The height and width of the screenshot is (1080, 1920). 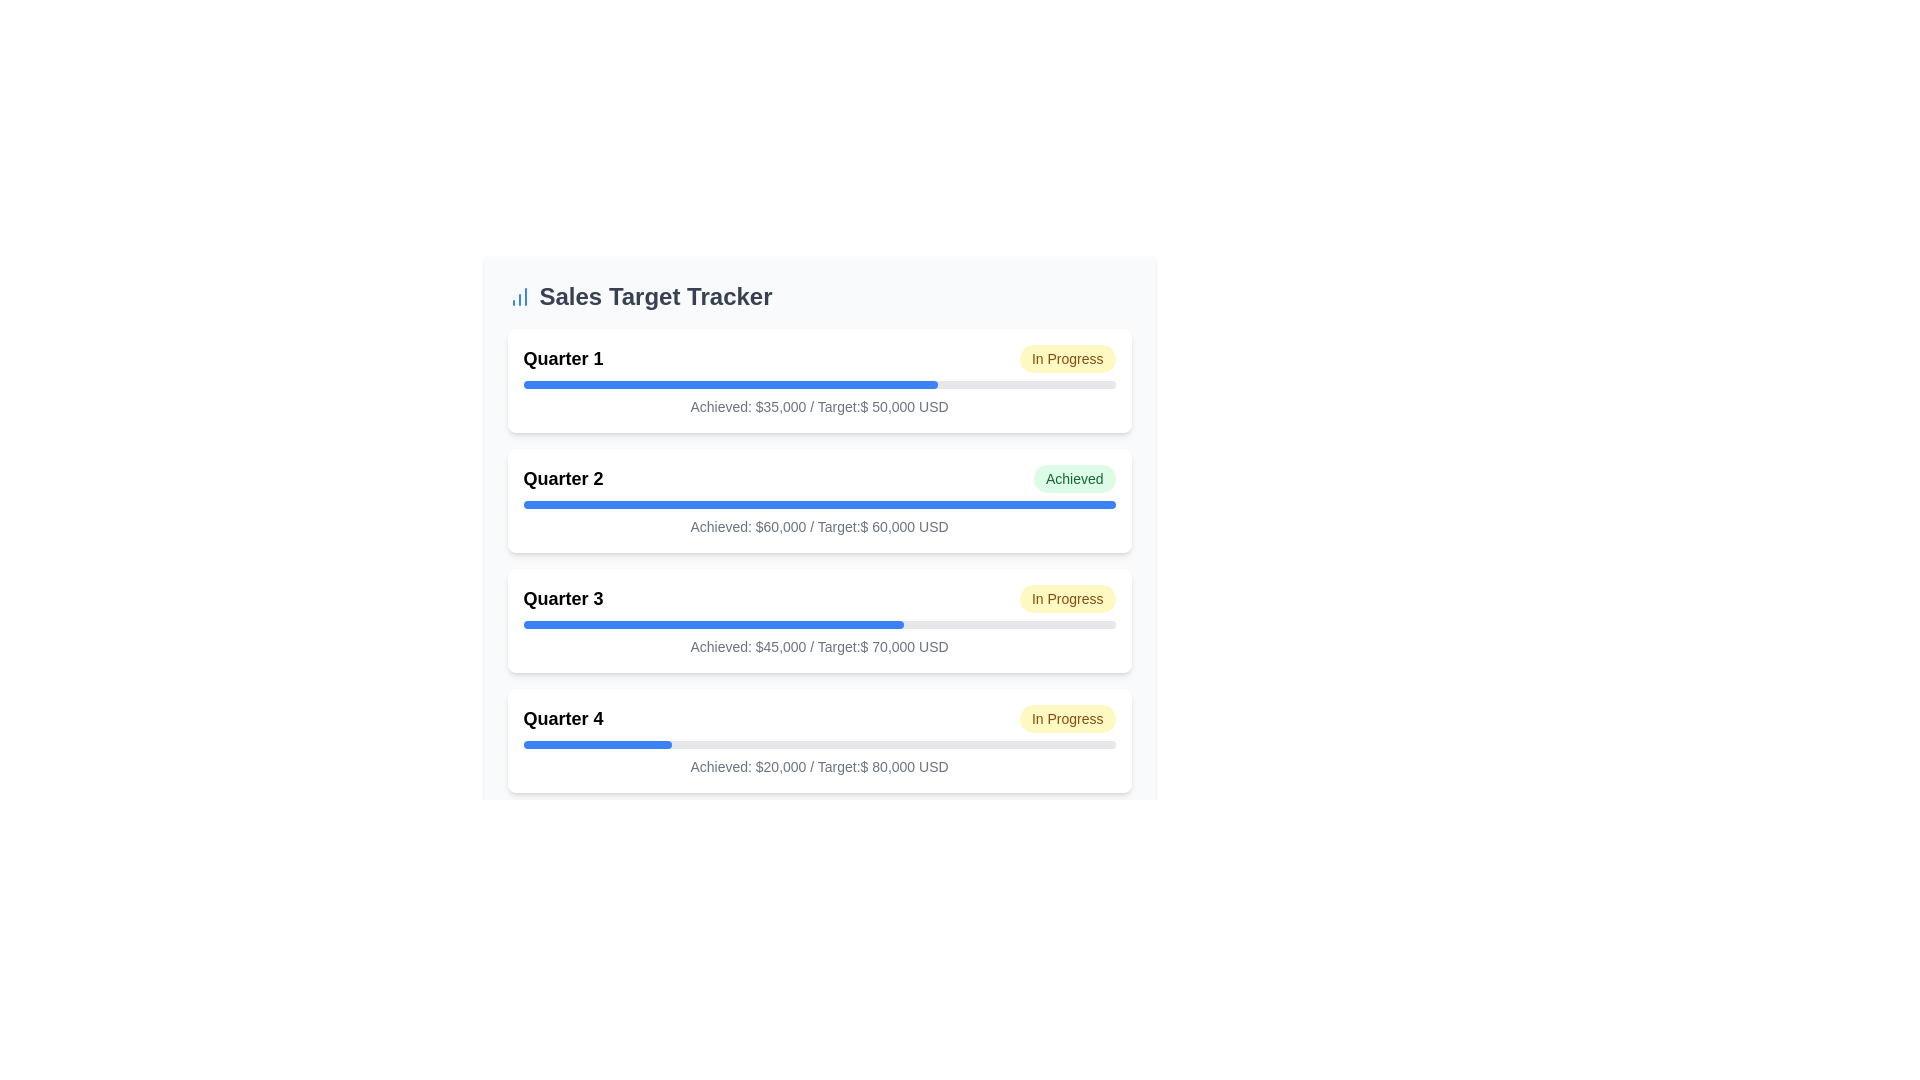 I want to click on the non-interactive Text Label that displays information about the achieved versus targeted financial goal, located beneath the progress bar in the Quarter 4 section, so click(x=819, y=766).